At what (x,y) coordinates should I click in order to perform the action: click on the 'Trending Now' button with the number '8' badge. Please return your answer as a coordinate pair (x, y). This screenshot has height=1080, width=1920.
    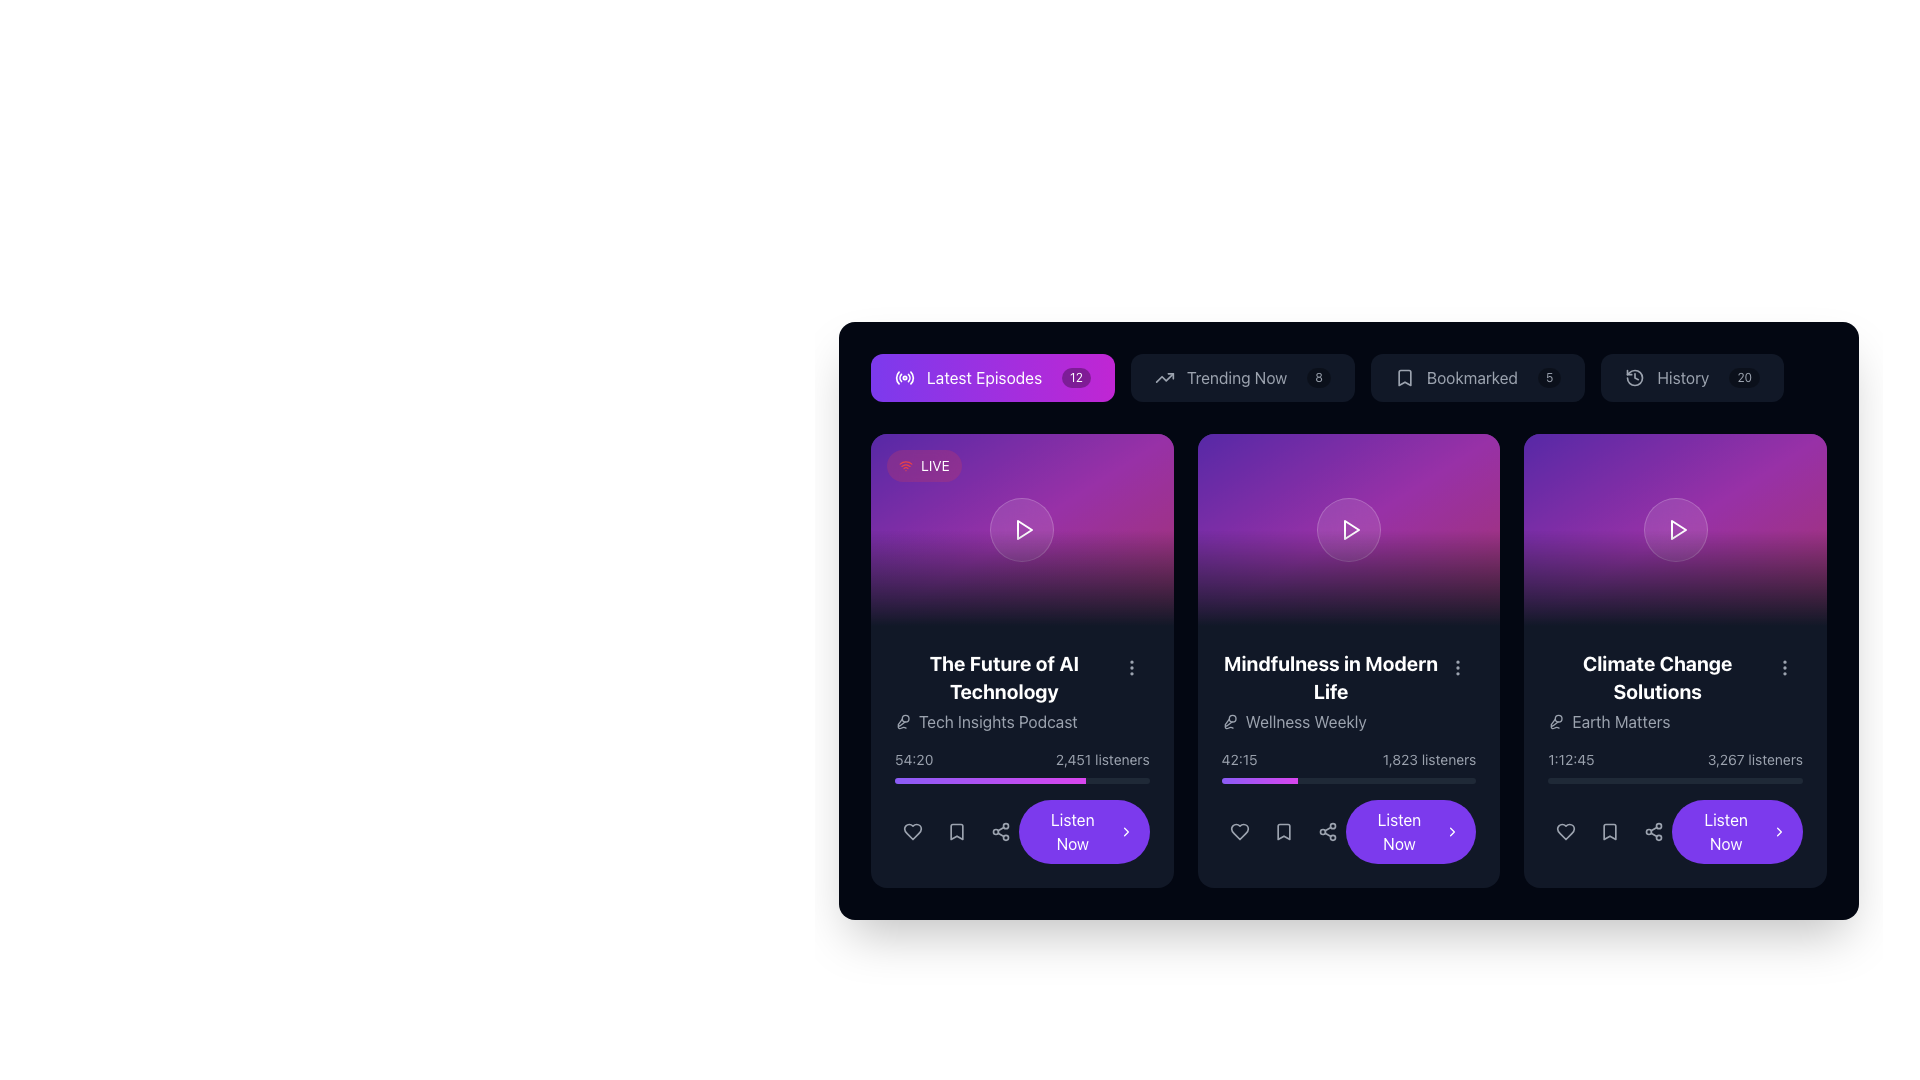
    Looking at the image, I should click on (1241, 378).